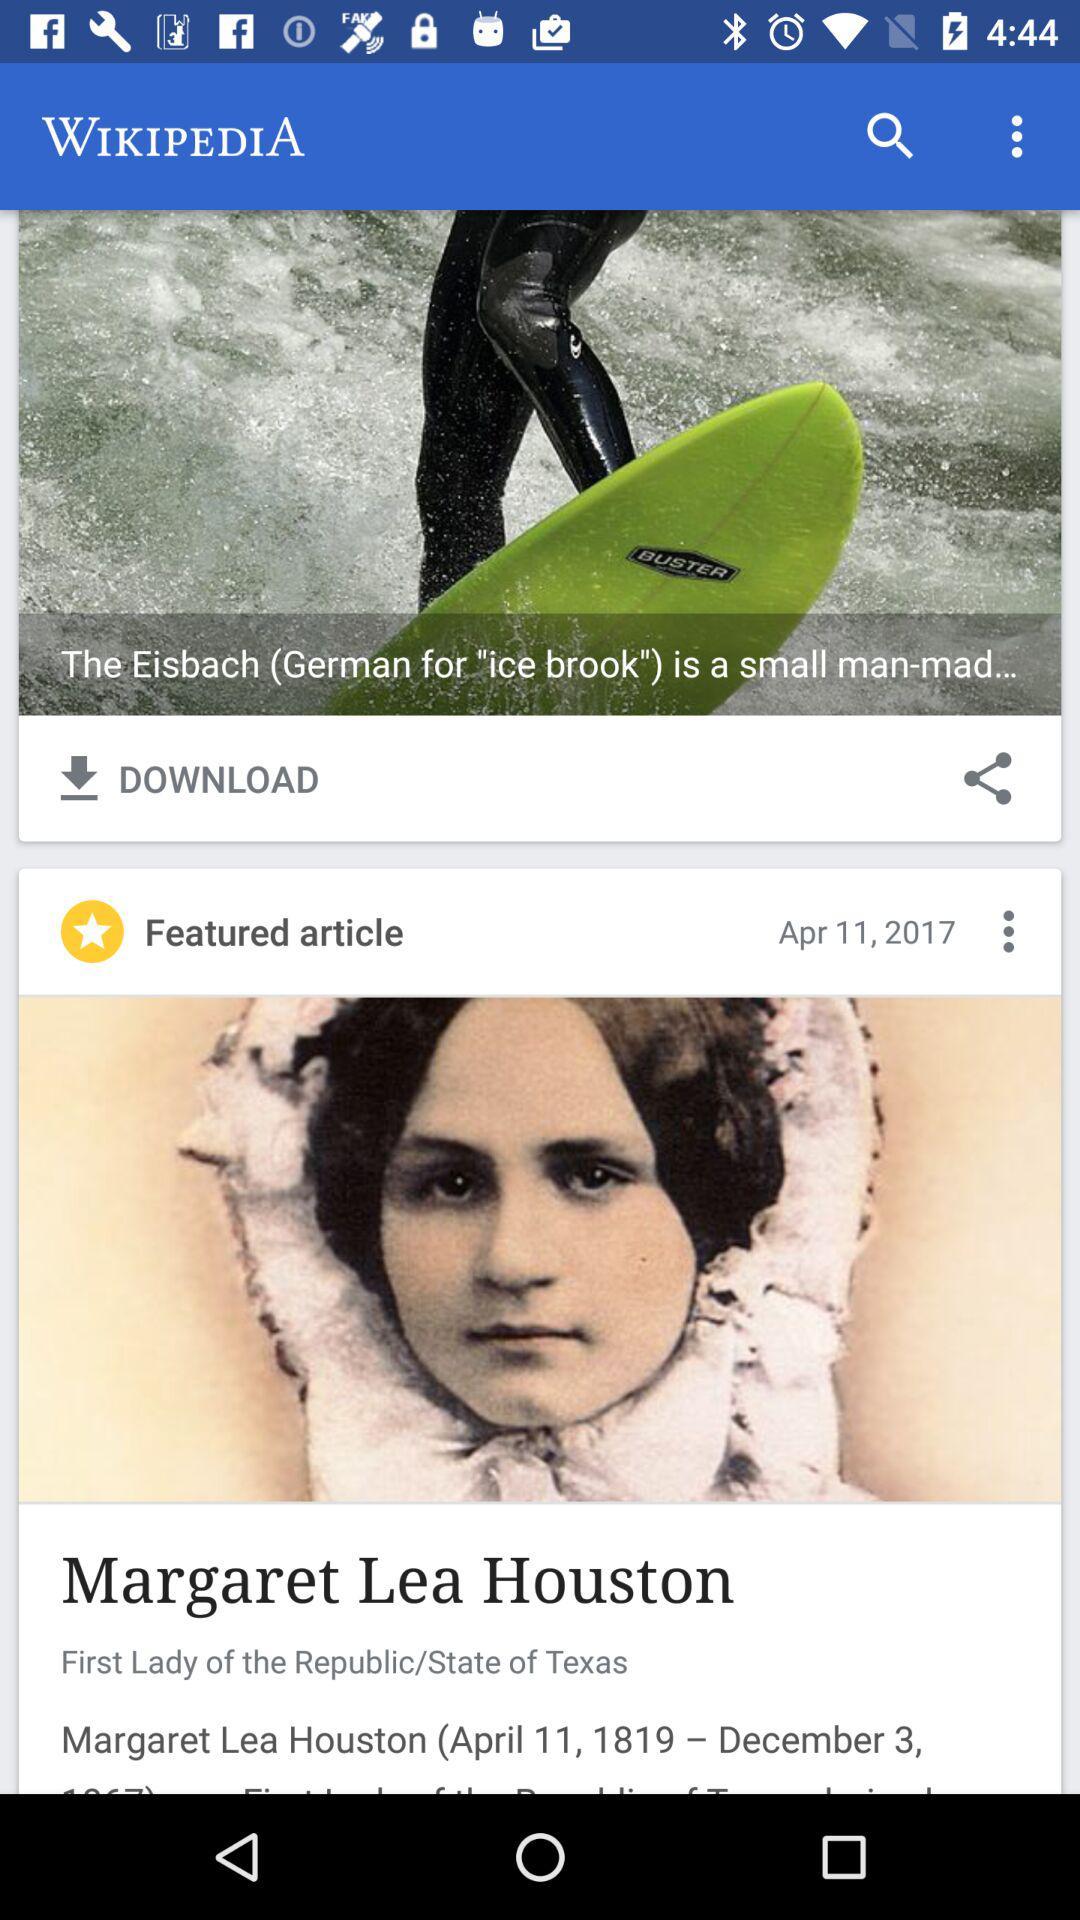 The width and height of the screenshot is (1080, 1920). What do you see at coordinates (986, 777) in the screenshot?
I see `icon next to download item` at bounding box center [986, 777].